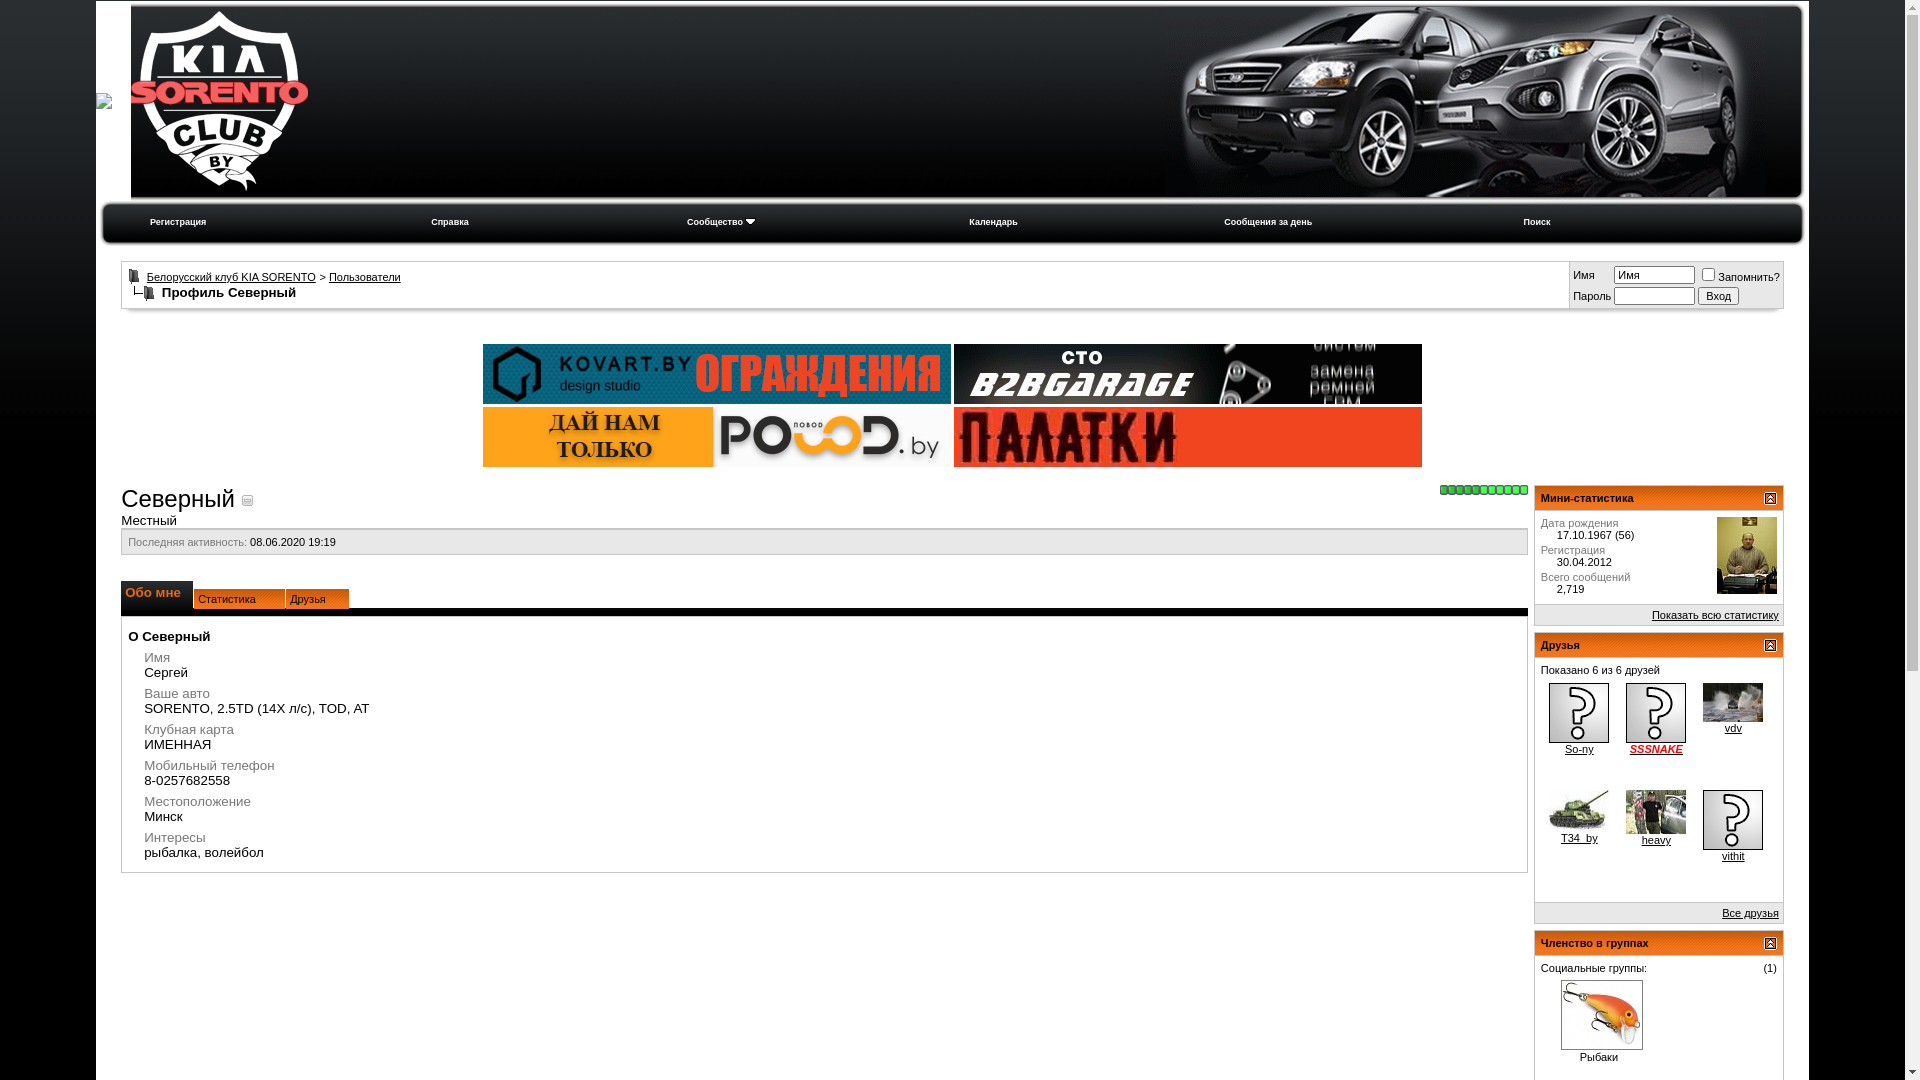 The image size is (1920, 1080). What do you see at coordinates (1731, 701) in the screenshot?
I see `'vdv'` at bounding box center [1731, 701].